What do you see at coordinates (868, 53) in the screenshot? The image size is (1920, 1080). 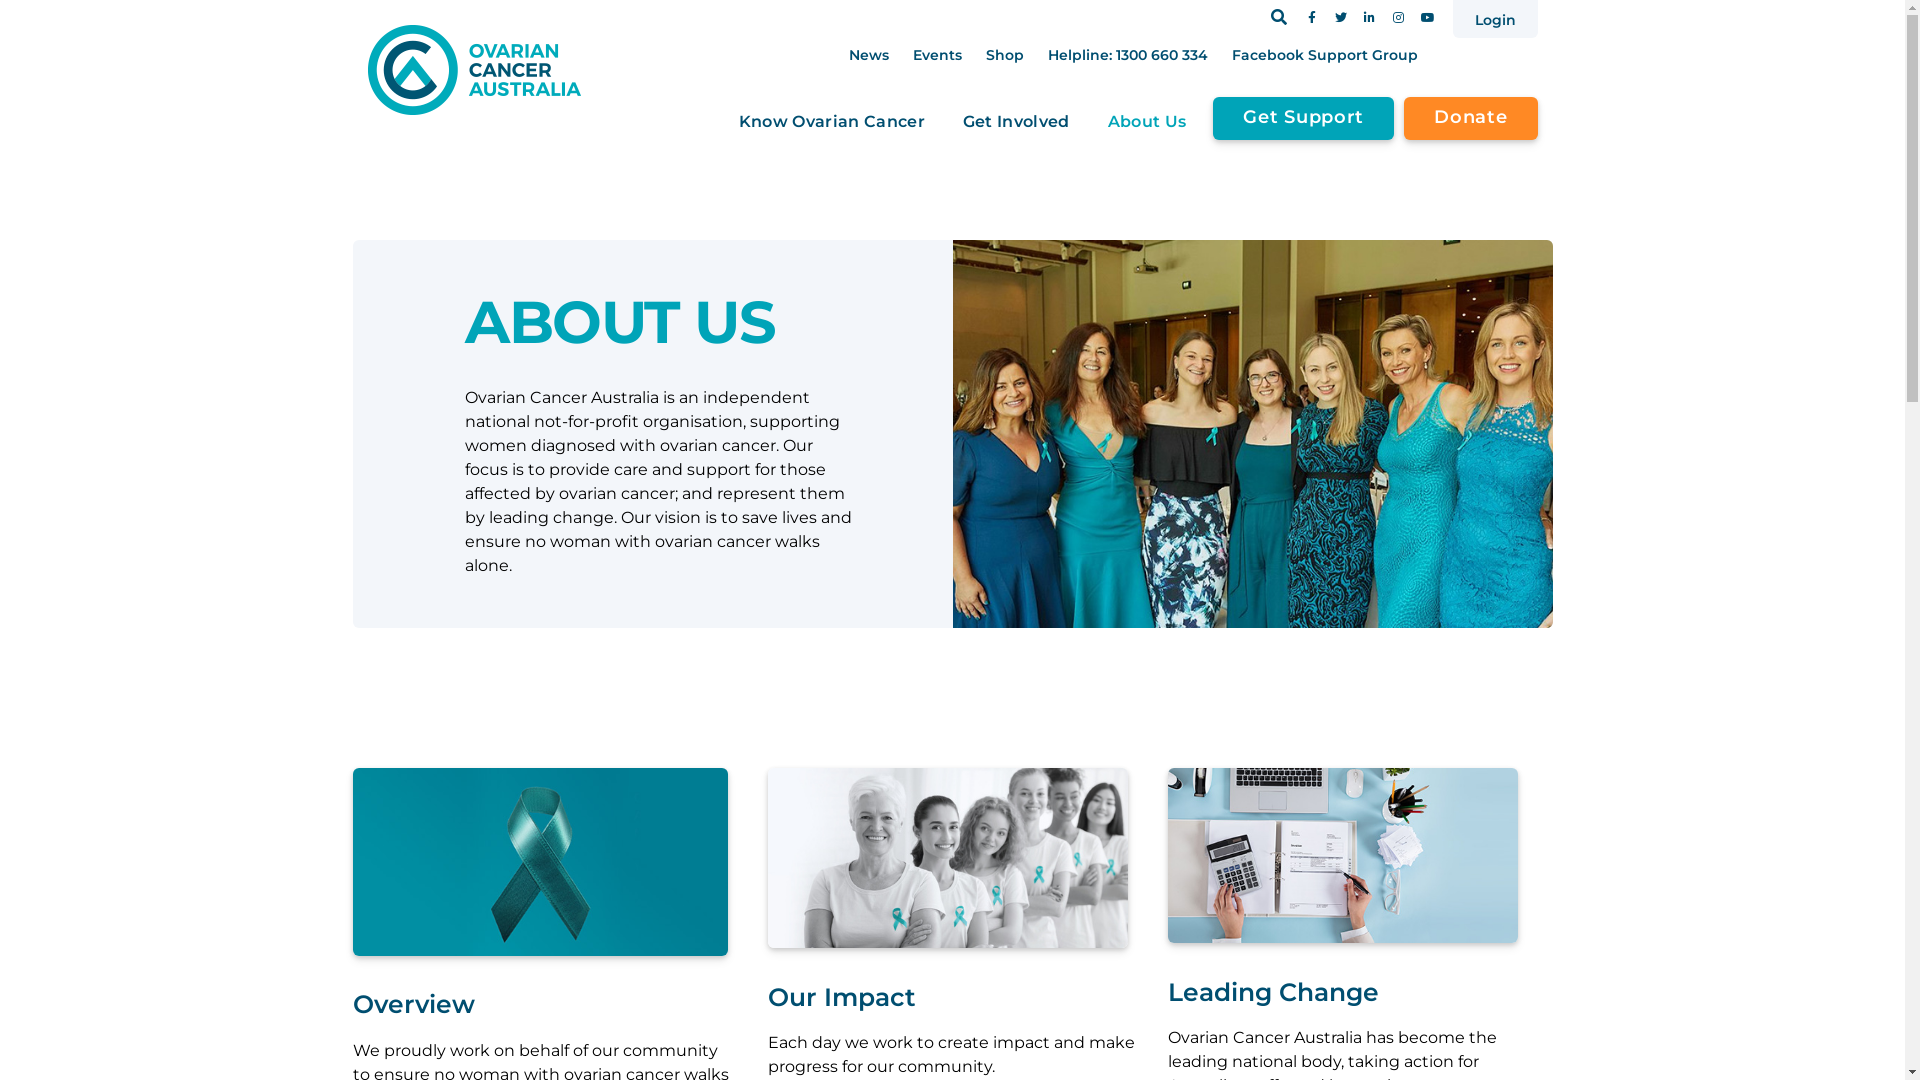 I see `'News'` at bounding box center [868, 53].